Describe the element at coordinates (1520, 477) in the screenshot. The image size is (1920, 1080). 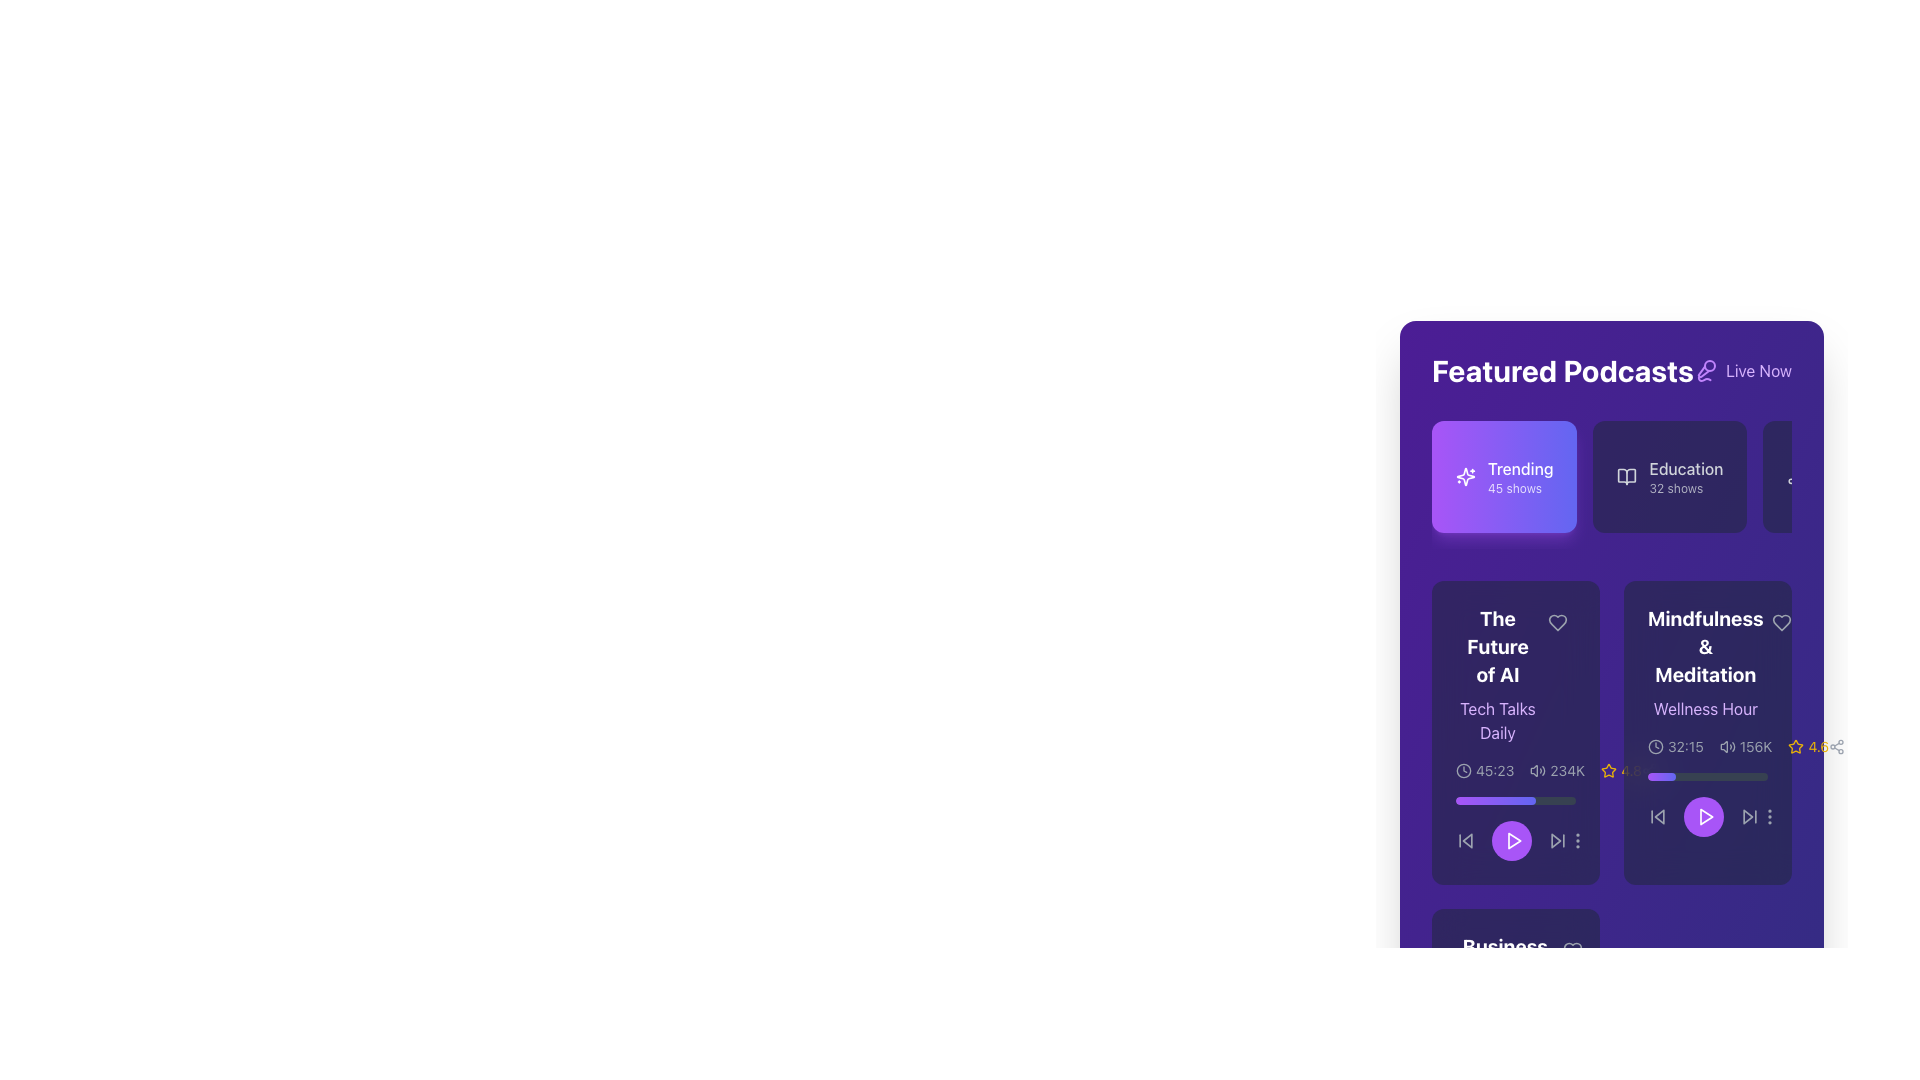
I see `the text element that displays 'Trending' and '45 shows' within the top-left card of the 'Featured Podcasts' section for additional visual feedback` at that location.